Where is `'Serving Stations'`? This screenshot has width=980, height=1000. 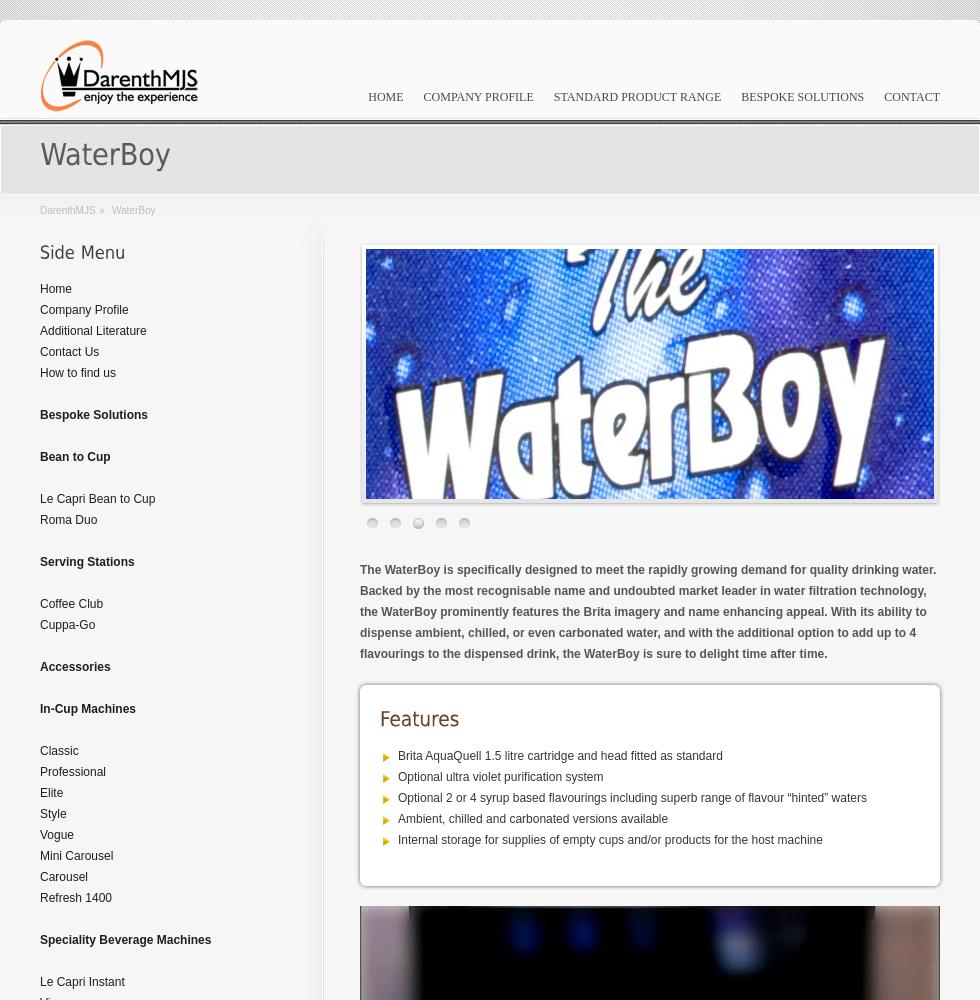 'Serving Stations' is located at coordinates (87, 562).